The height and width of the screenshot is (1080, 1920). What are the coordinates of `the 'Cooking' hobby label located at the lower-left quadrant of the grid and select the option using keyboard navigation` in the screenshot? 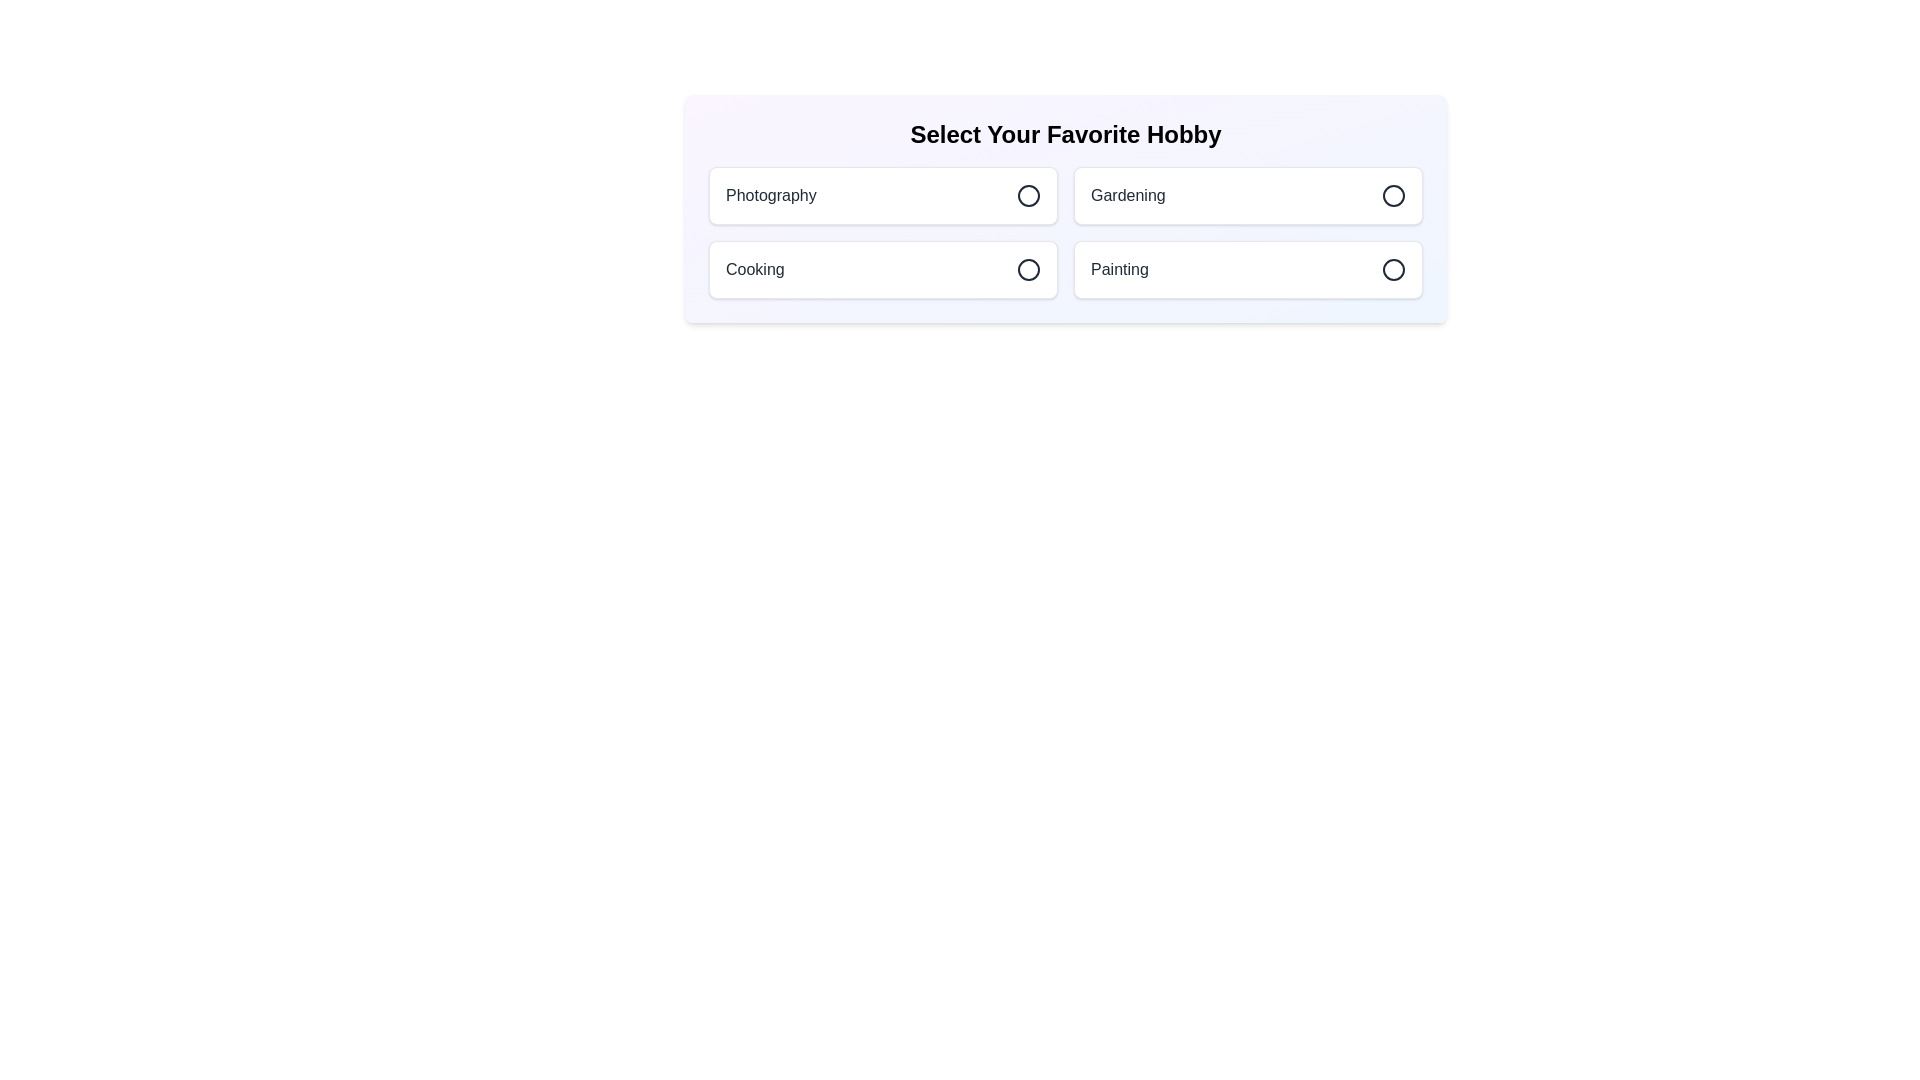 It's located at (754, 270).